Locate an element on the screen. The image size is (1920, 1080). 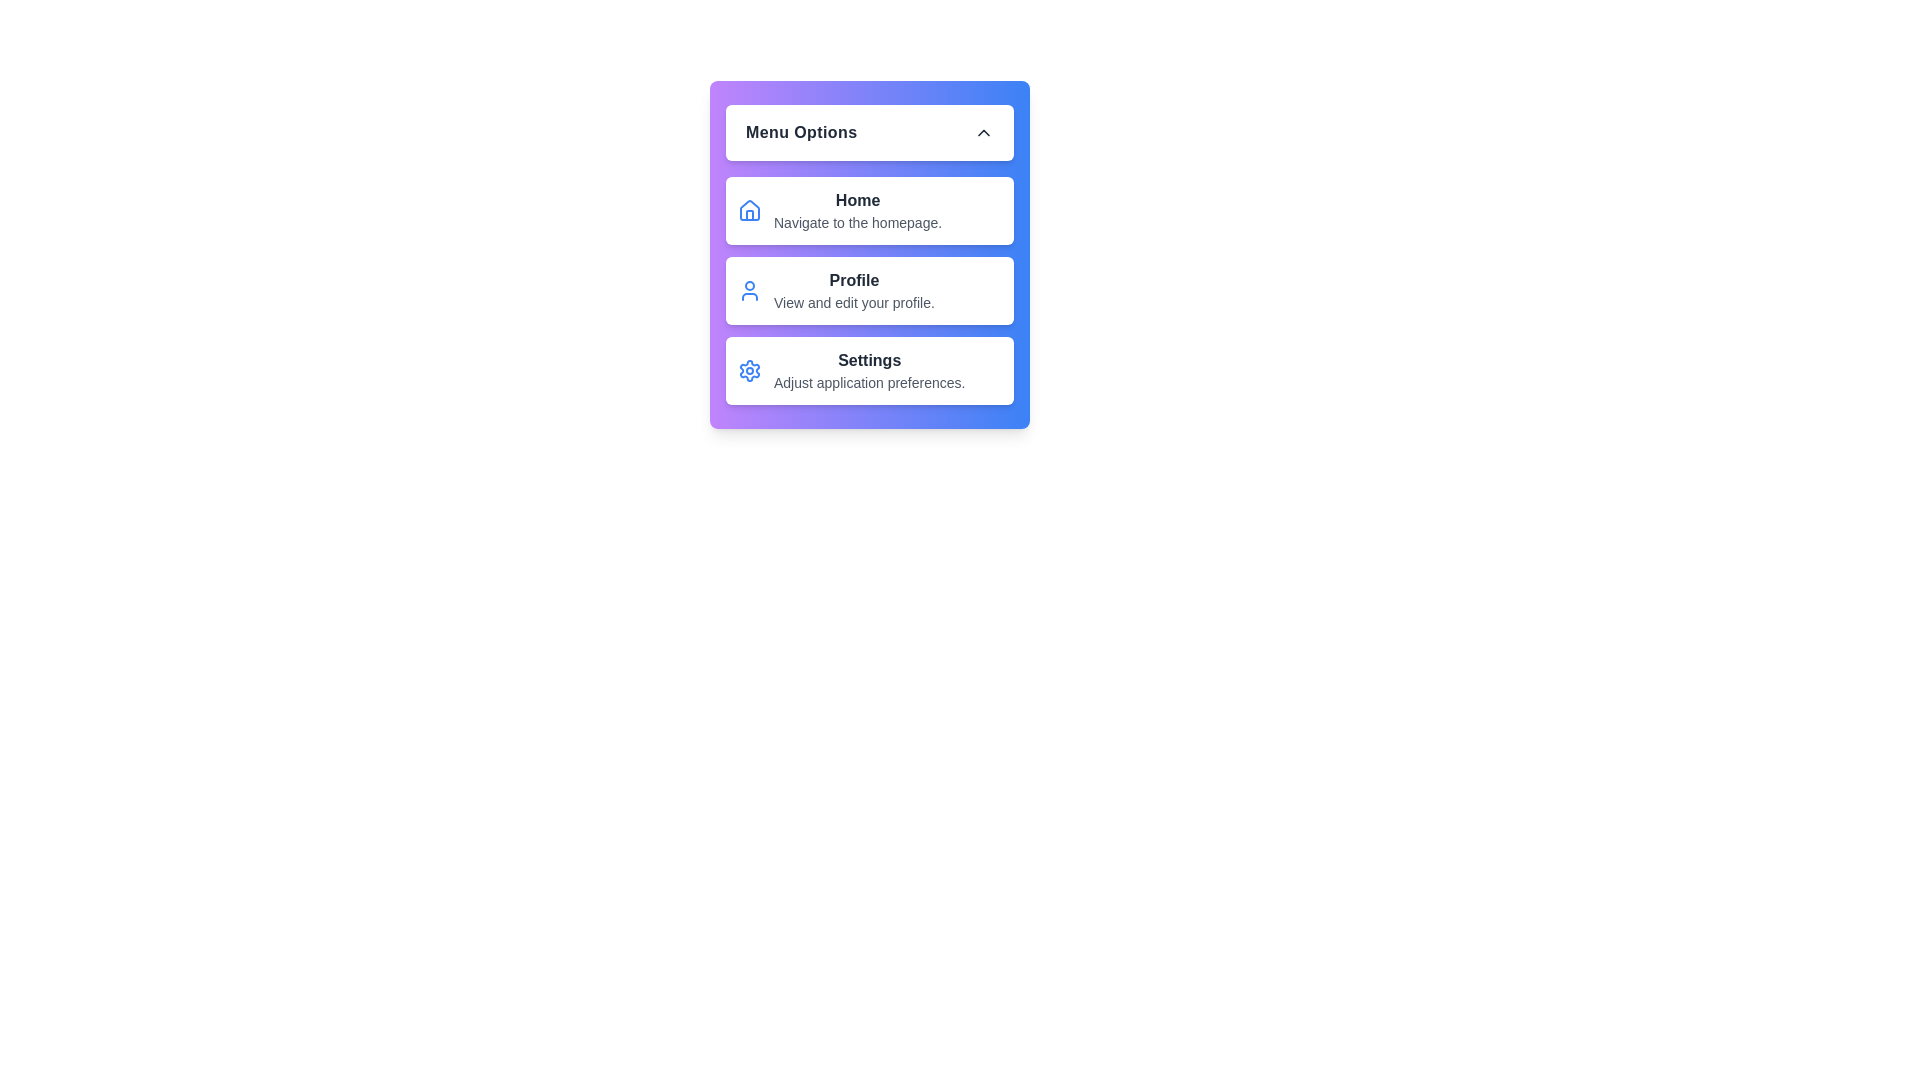
the icon corresponding to the menu option Home is located at coordinates (748, 211).